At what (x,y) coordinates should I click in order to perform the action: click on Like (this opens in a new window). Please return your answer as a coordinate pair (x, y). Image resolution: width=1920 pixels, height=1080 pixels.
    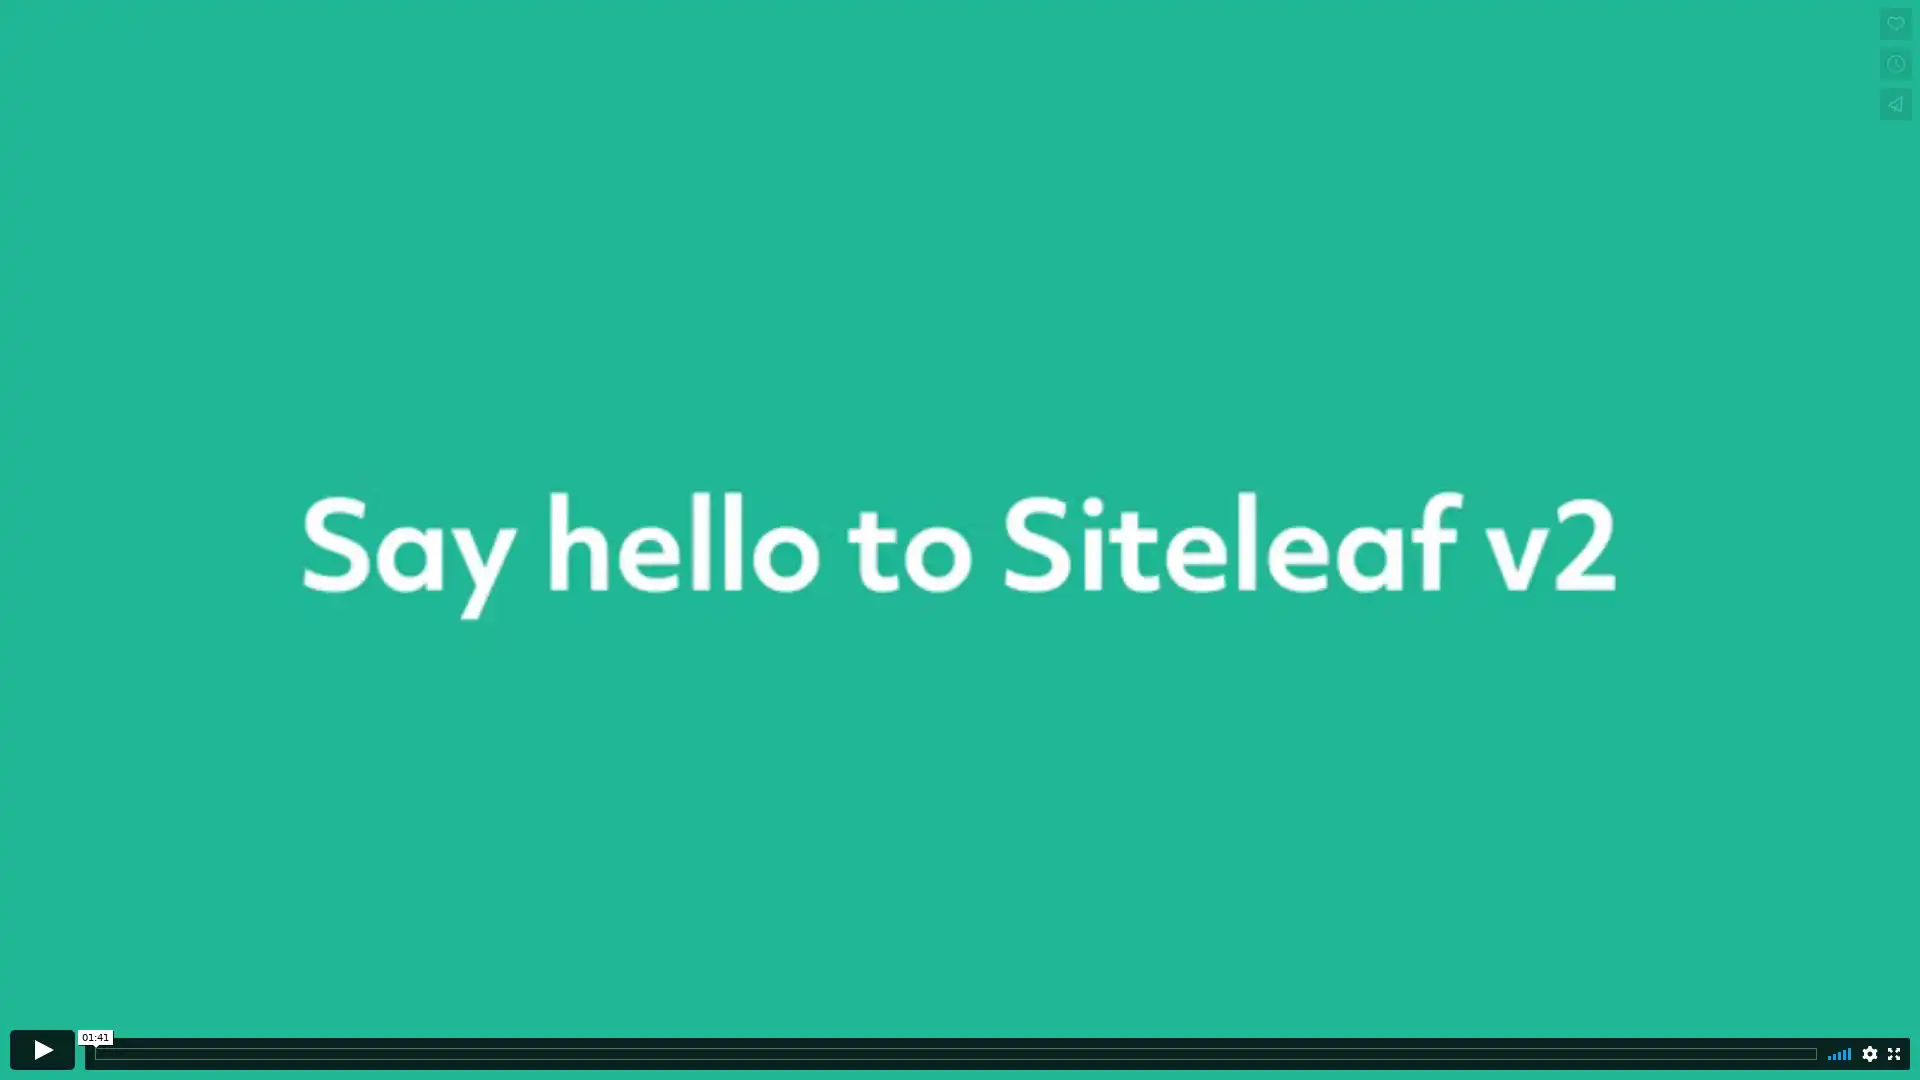
    Looking at the image, I should click on (1895, 23).